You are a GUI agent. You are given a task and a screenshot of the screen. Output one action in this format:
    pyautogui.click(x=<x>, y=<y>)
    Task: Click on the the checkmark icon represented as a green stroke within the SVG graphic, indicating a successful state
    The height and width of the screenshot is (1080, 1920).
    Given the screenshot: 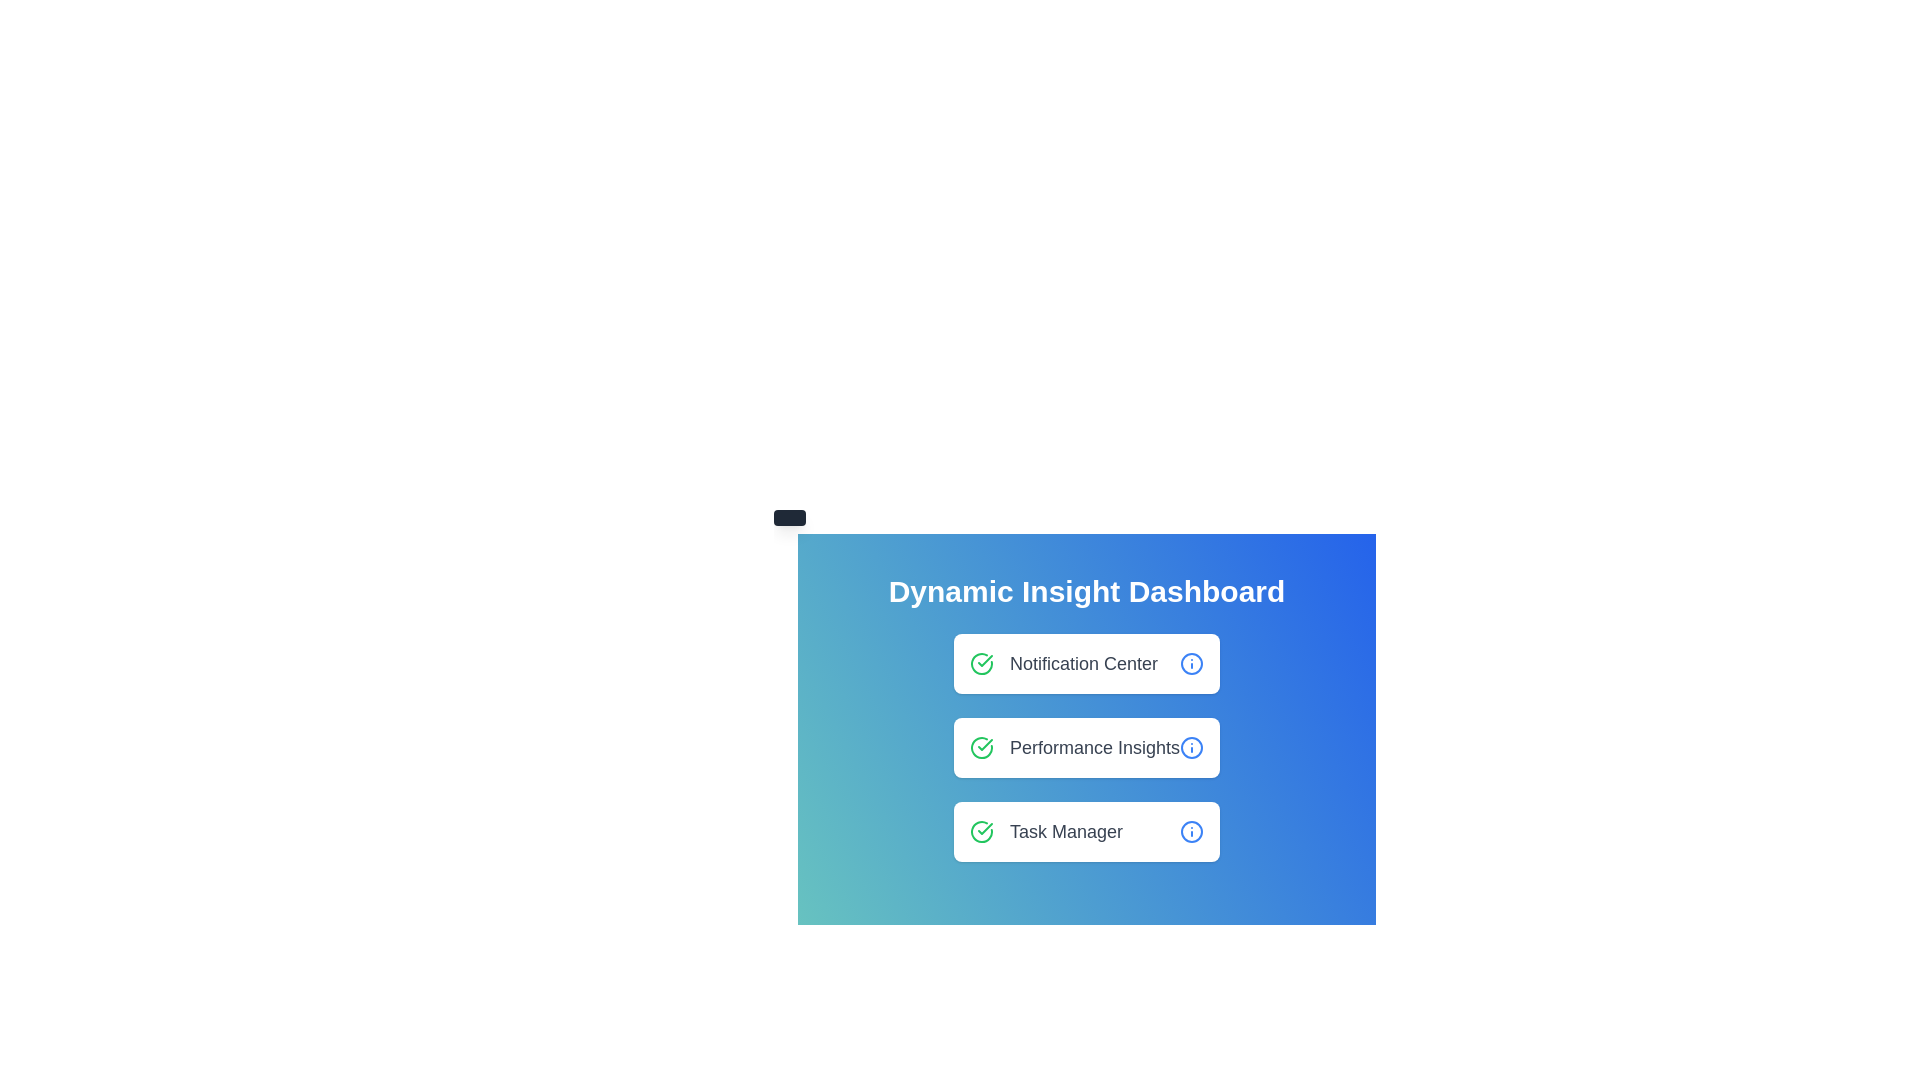 What is the action you would take?
    pyautogui.click(x=985, y=829)
    